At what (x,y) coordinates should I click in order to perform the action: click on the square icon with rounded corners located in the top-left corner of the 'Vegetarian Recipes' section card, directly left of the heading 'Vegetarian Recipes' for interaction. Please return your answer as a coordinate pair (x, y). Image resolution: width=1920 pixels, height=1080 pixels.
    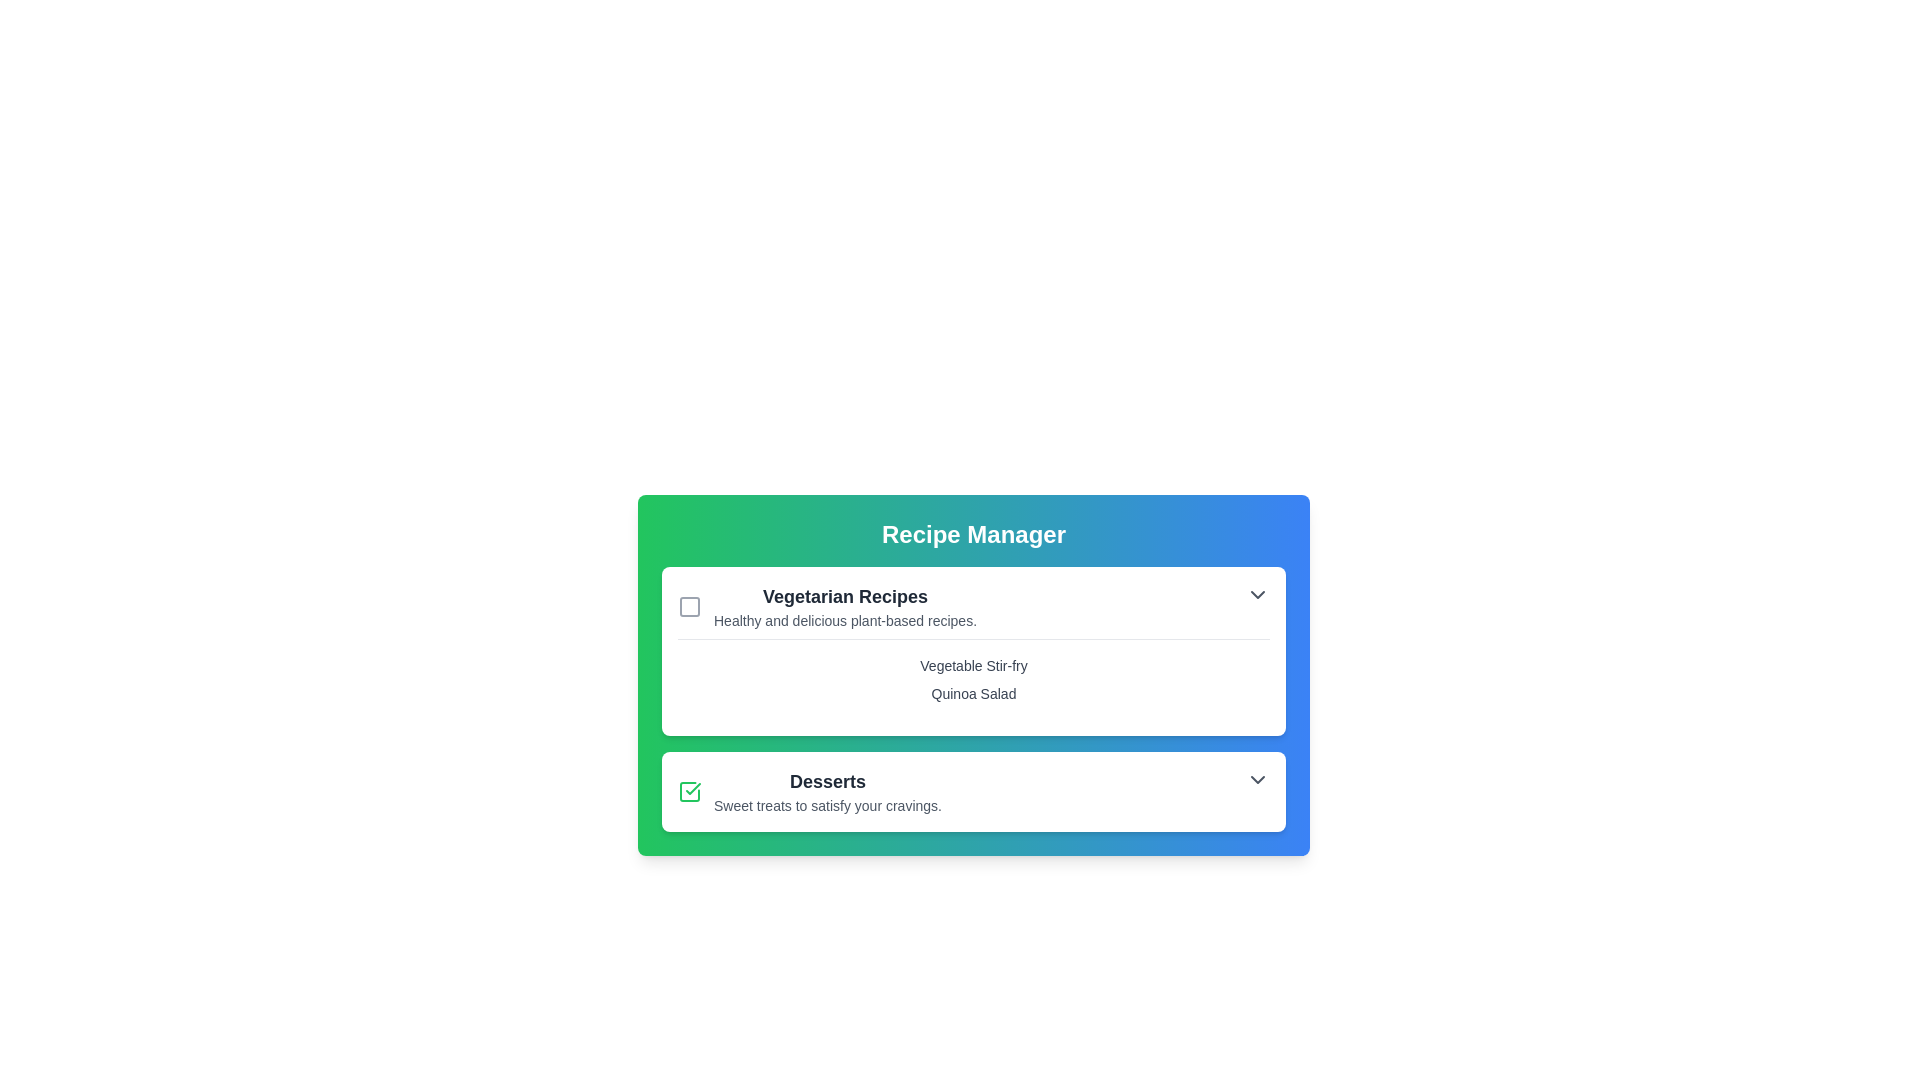
    Looking at the image, I should click on (690, 605).